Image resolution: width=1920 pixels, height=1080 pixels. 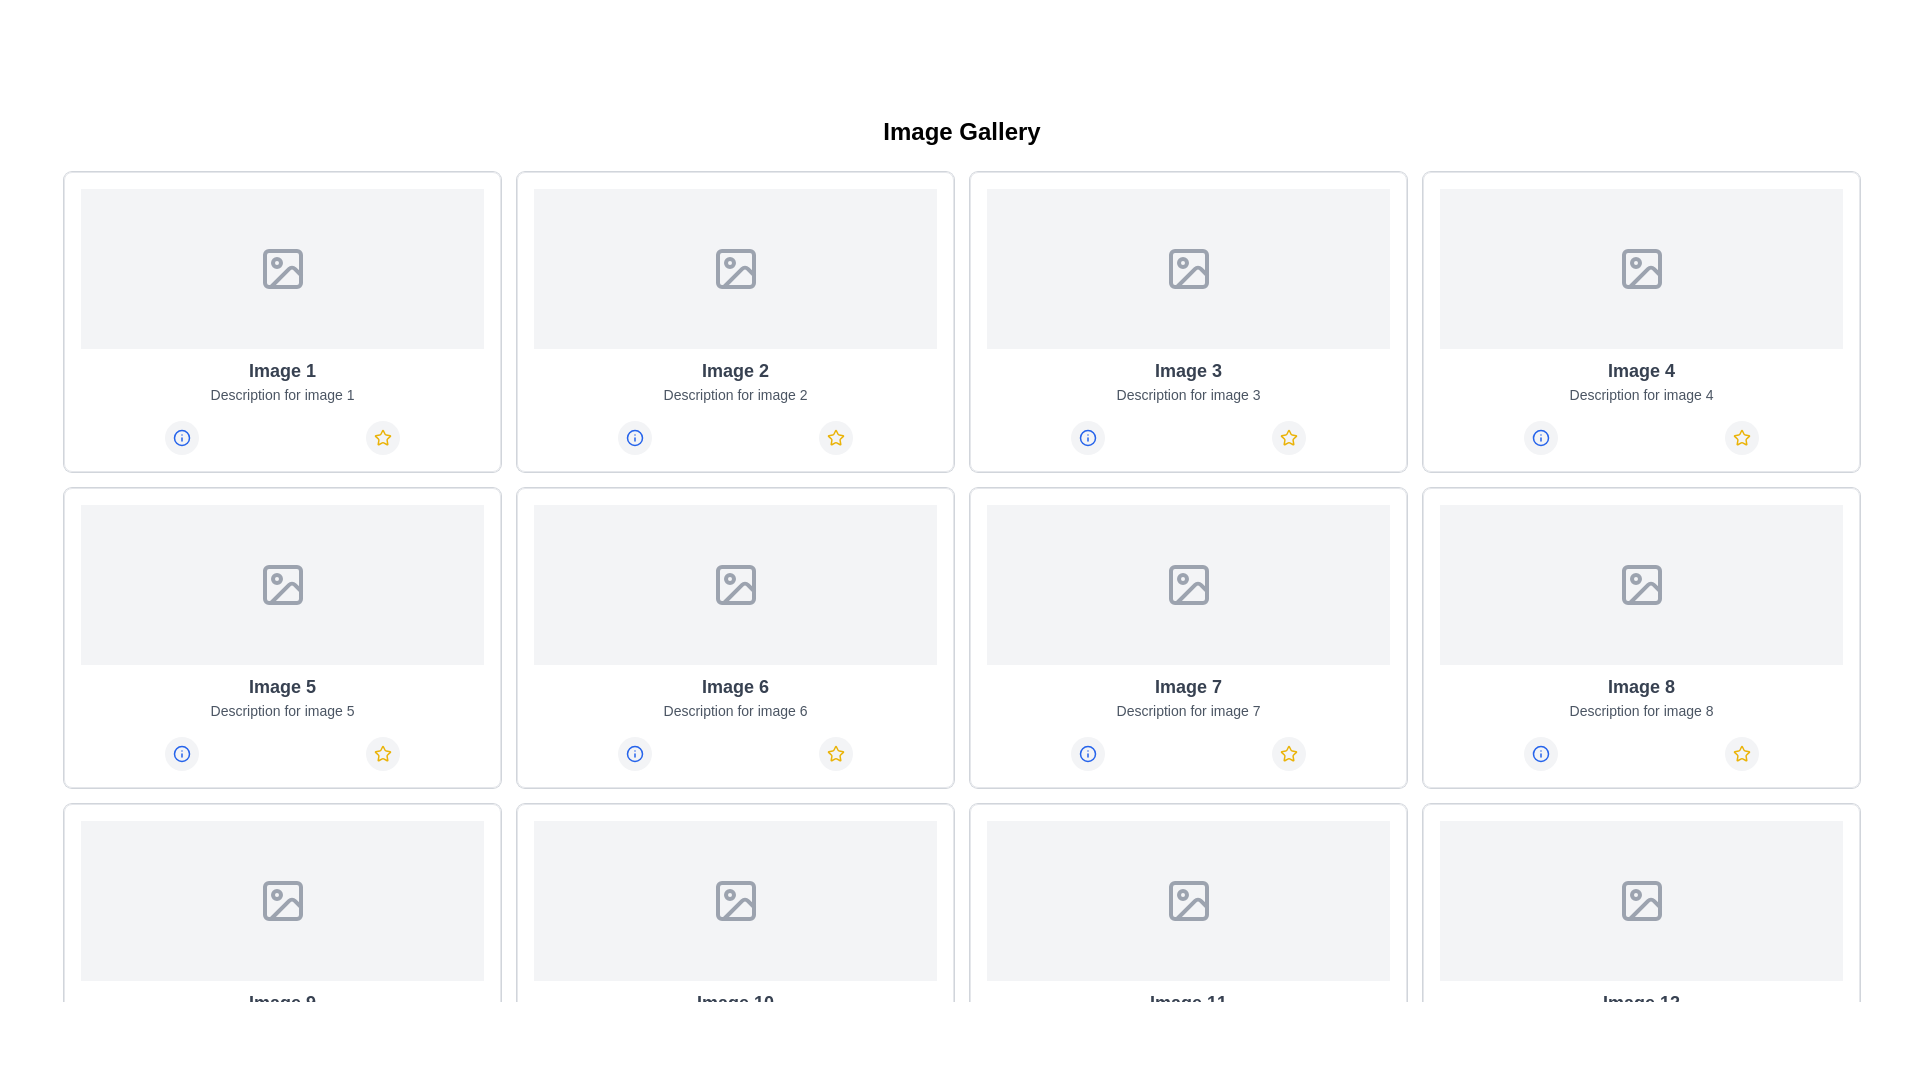 What do you see at coordinates (1188, 901) in the screenshot?
I see `the SVG rectangle that serves as part of the background of the eleventh image block in the gallery` at bounding box center [1188, 901].